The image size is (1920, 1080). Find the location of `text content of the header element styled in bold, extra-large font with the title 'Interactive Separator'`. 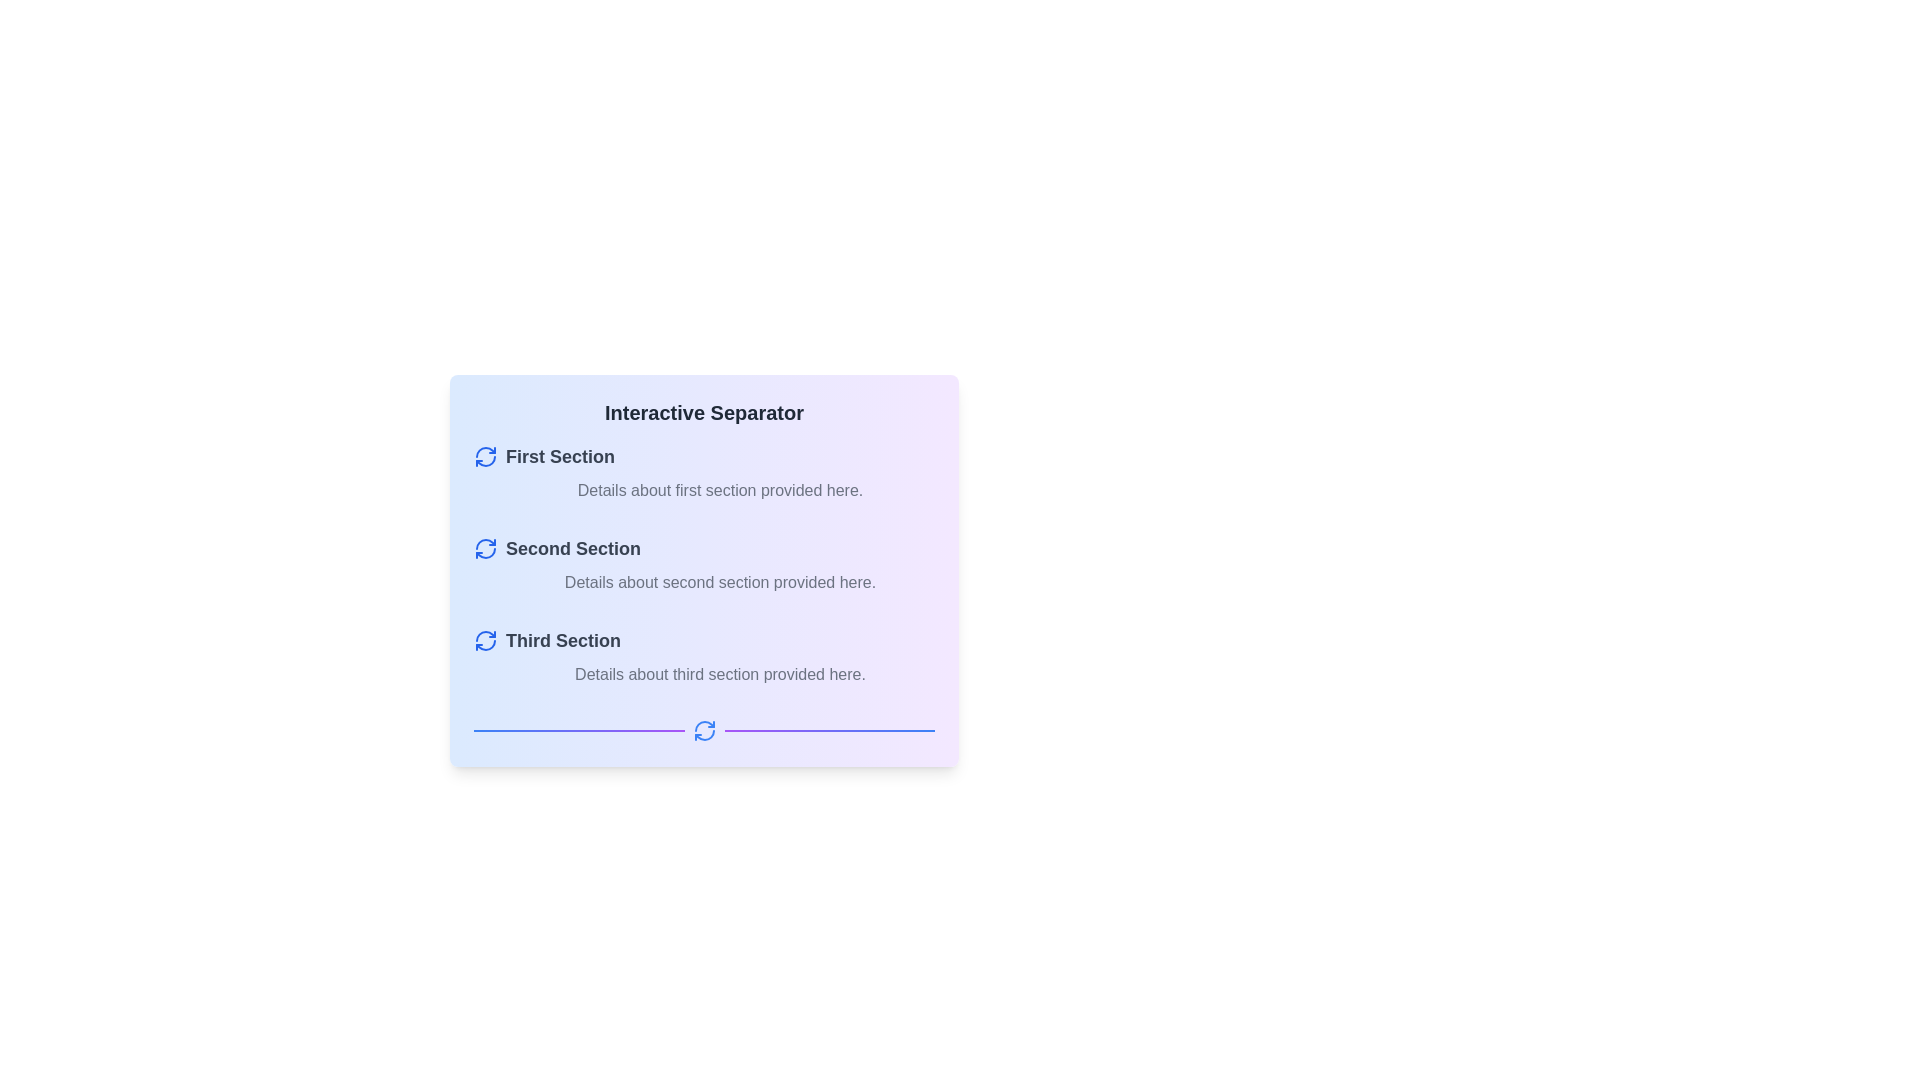

text content of the header element styled in bold, extra-large font with the title 'Interactive Separator' is located at coordinates (704, 411).